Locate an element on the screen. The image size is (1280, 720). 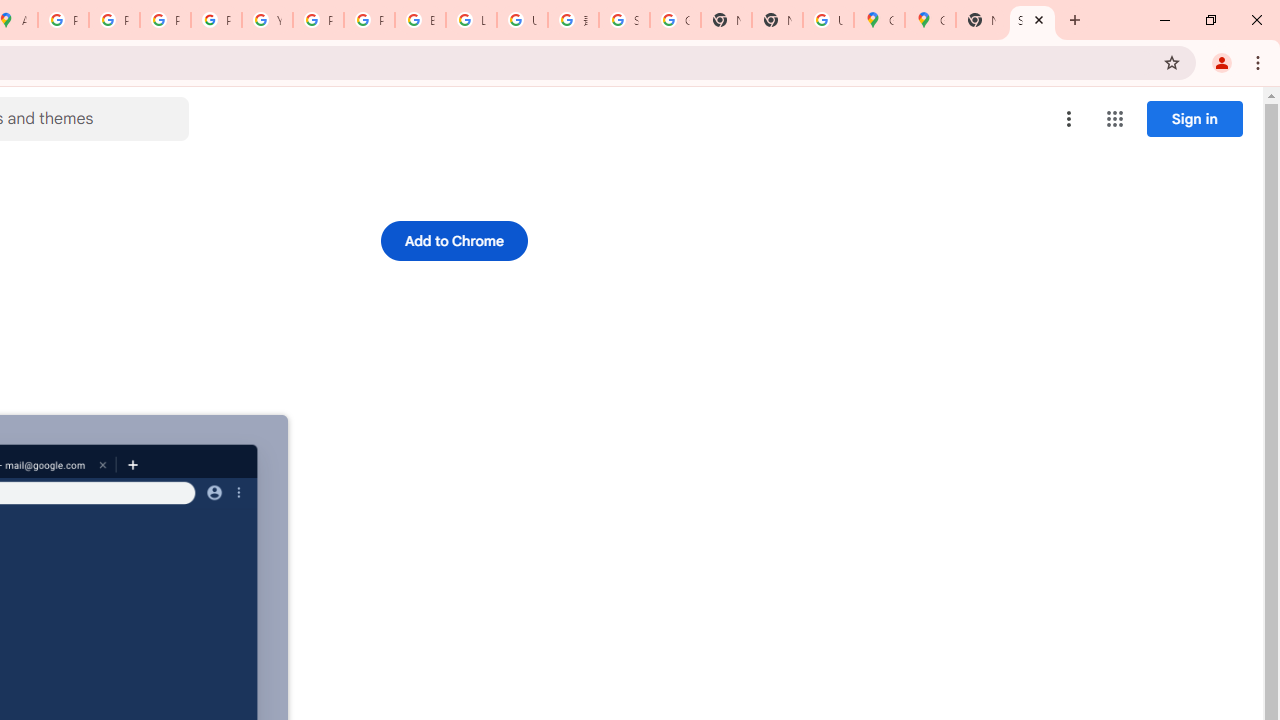
'Privacy Help Center - Policies Help' is located at coordinates (165, 20).